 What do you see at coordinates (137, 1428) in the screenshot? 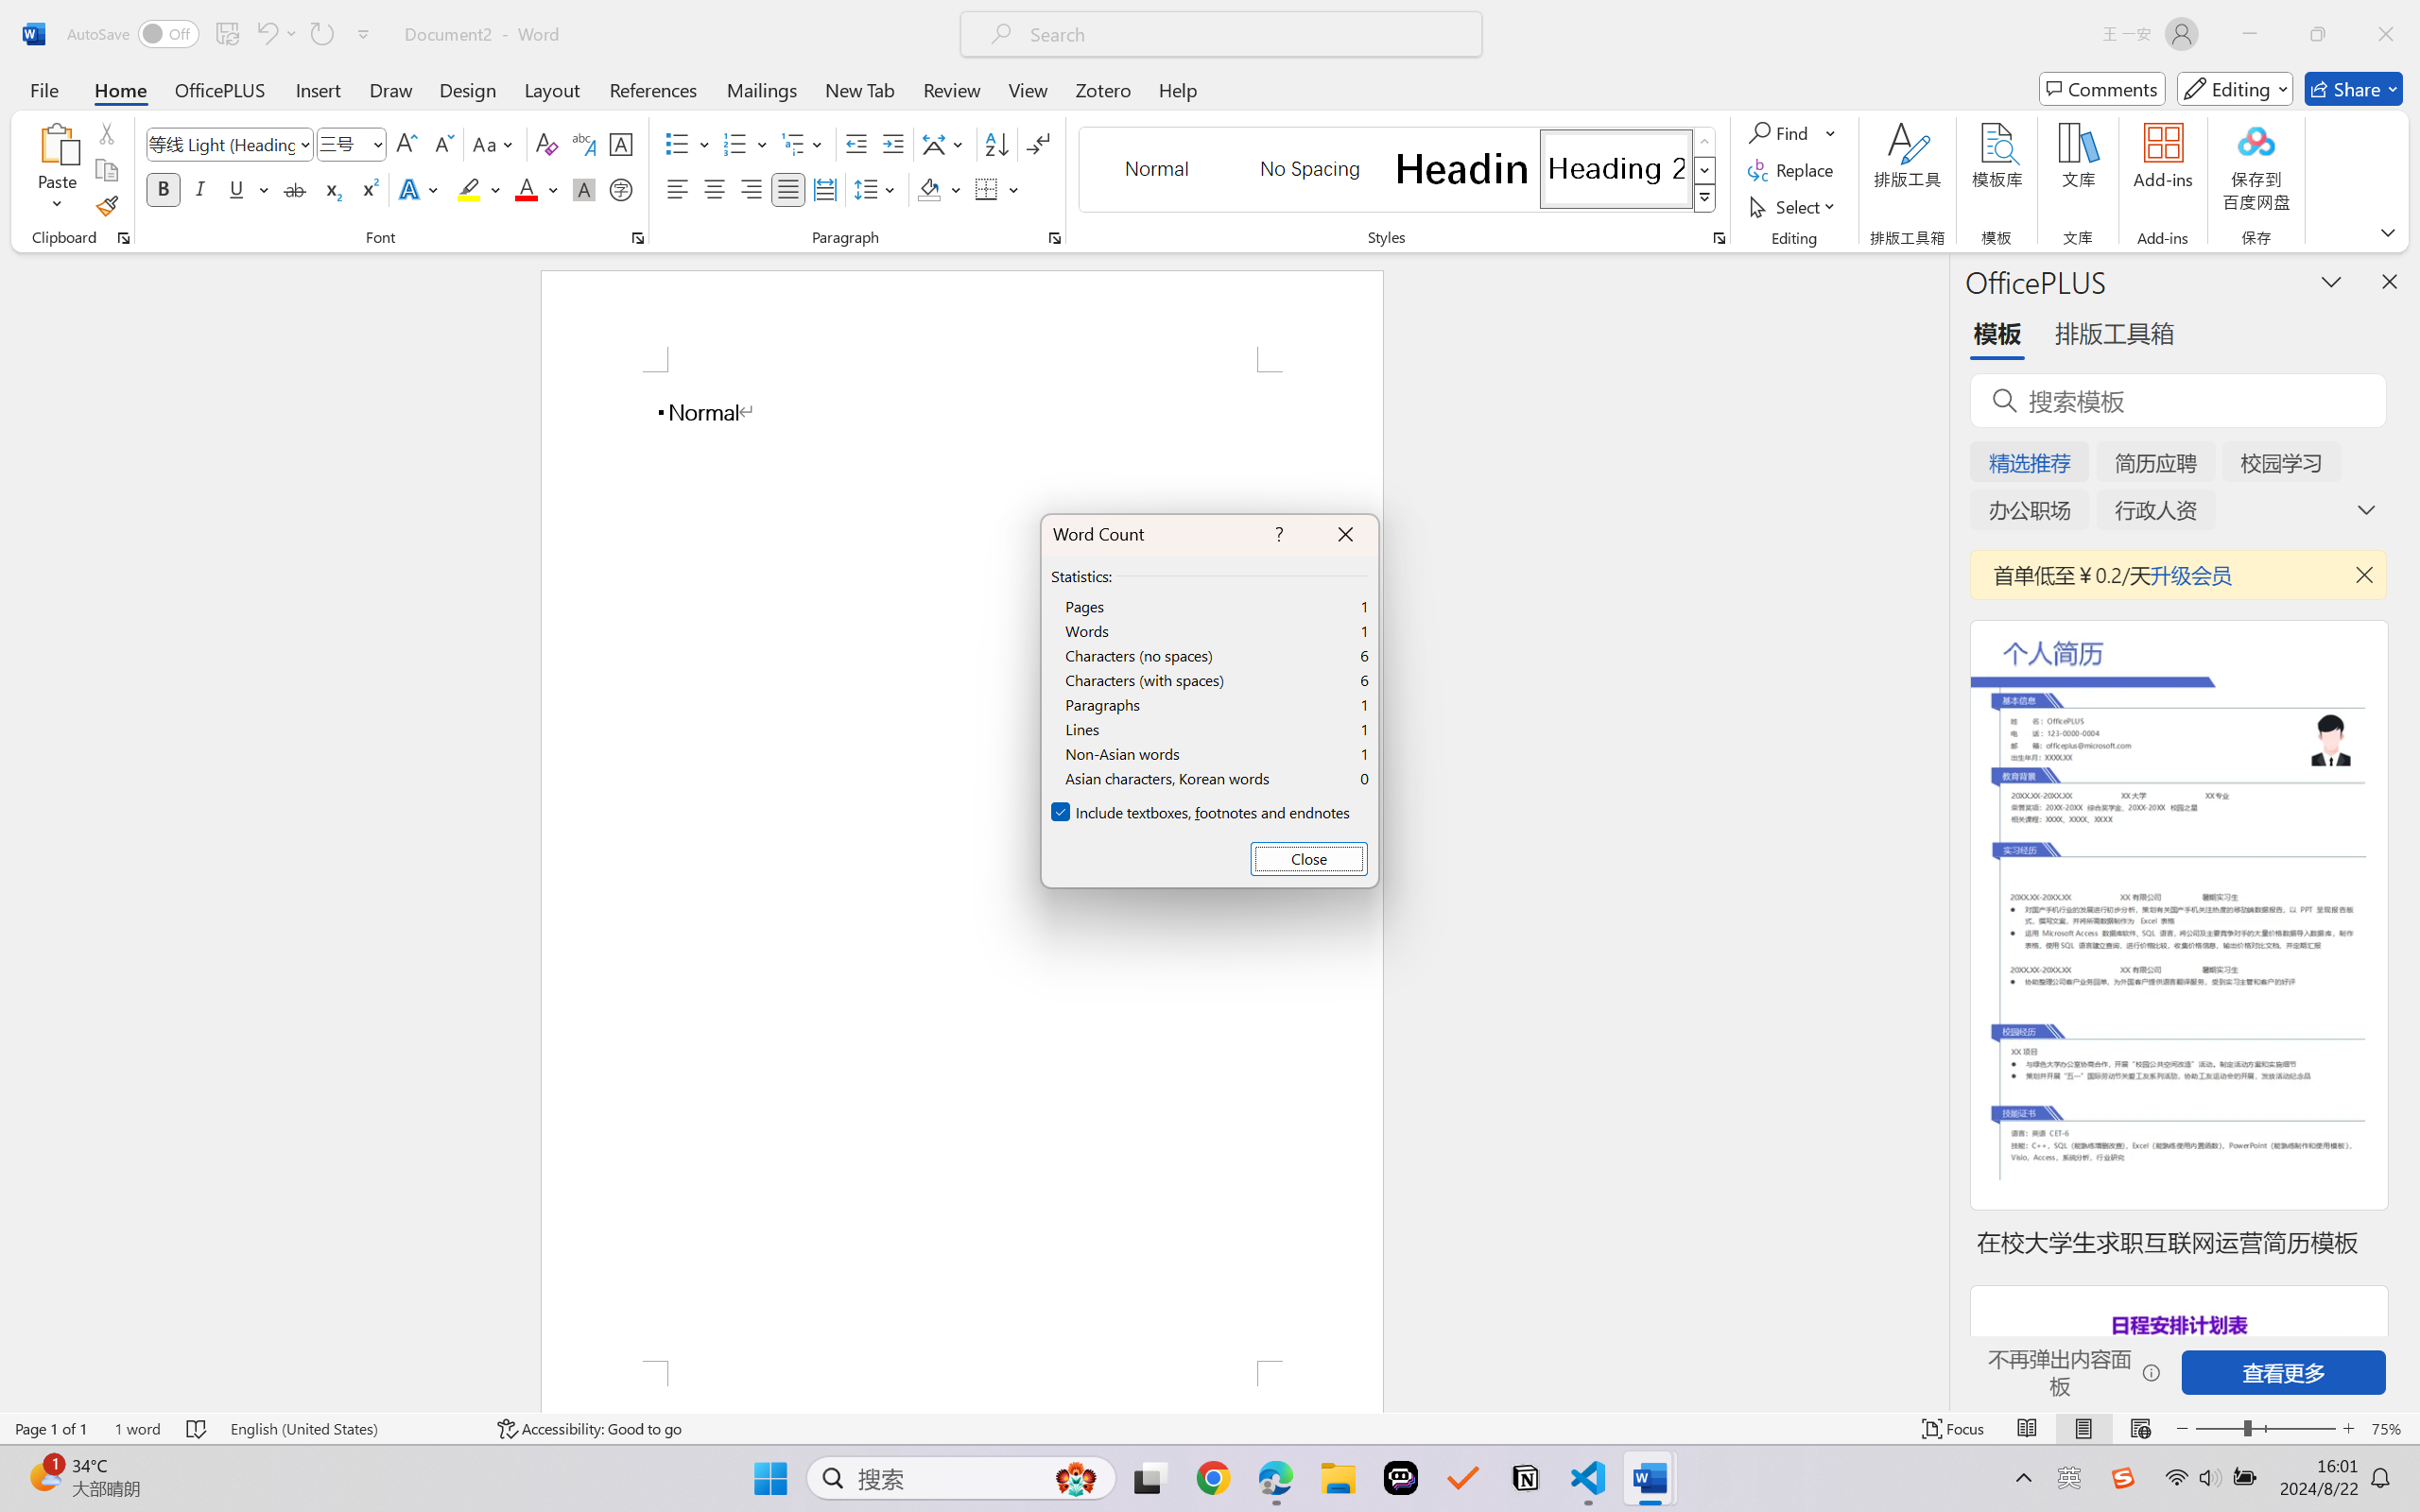
I see `'Word Count 1 word'` at bounding box center [137, 1428].